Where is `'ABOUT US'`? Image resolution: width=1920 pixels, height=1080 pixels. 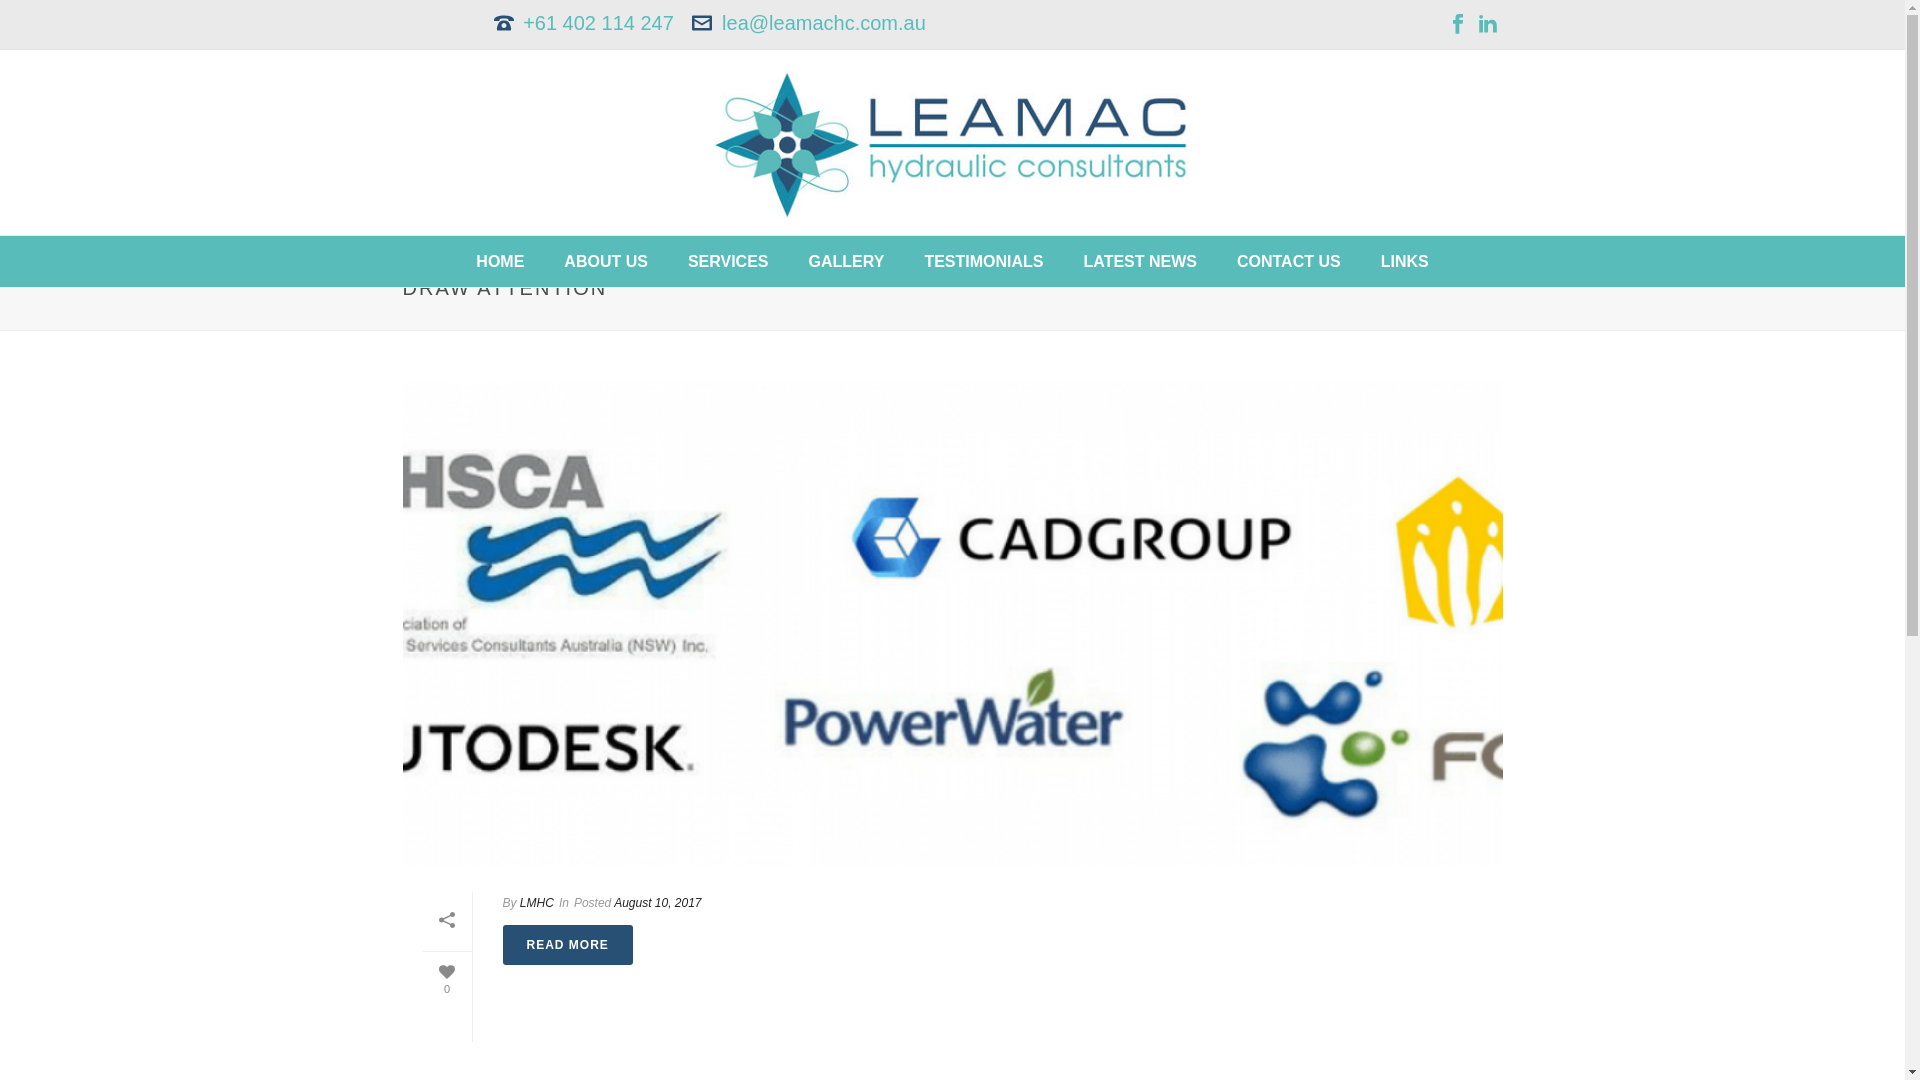
'ABOUT US' is located at coordinates (604, 260).